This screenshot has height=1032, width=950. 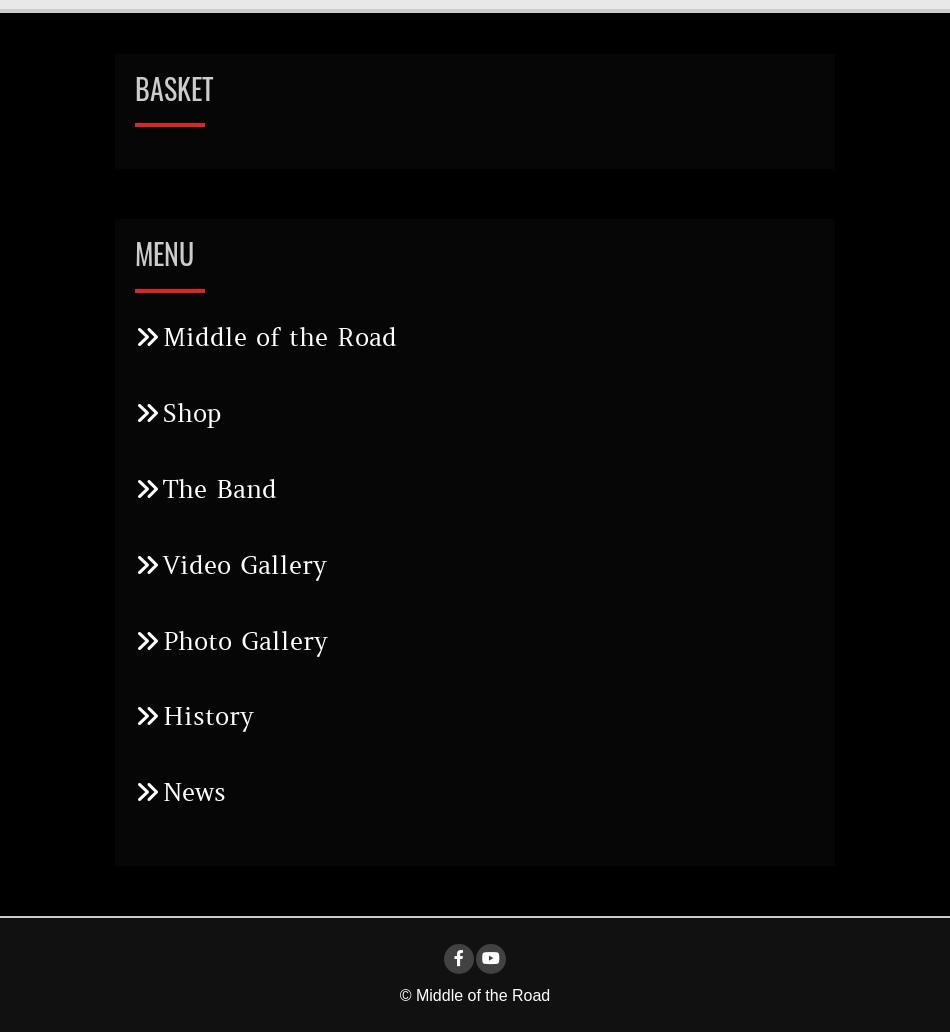 I want to click on 'Video Gallery', so click(x=163, y=565).